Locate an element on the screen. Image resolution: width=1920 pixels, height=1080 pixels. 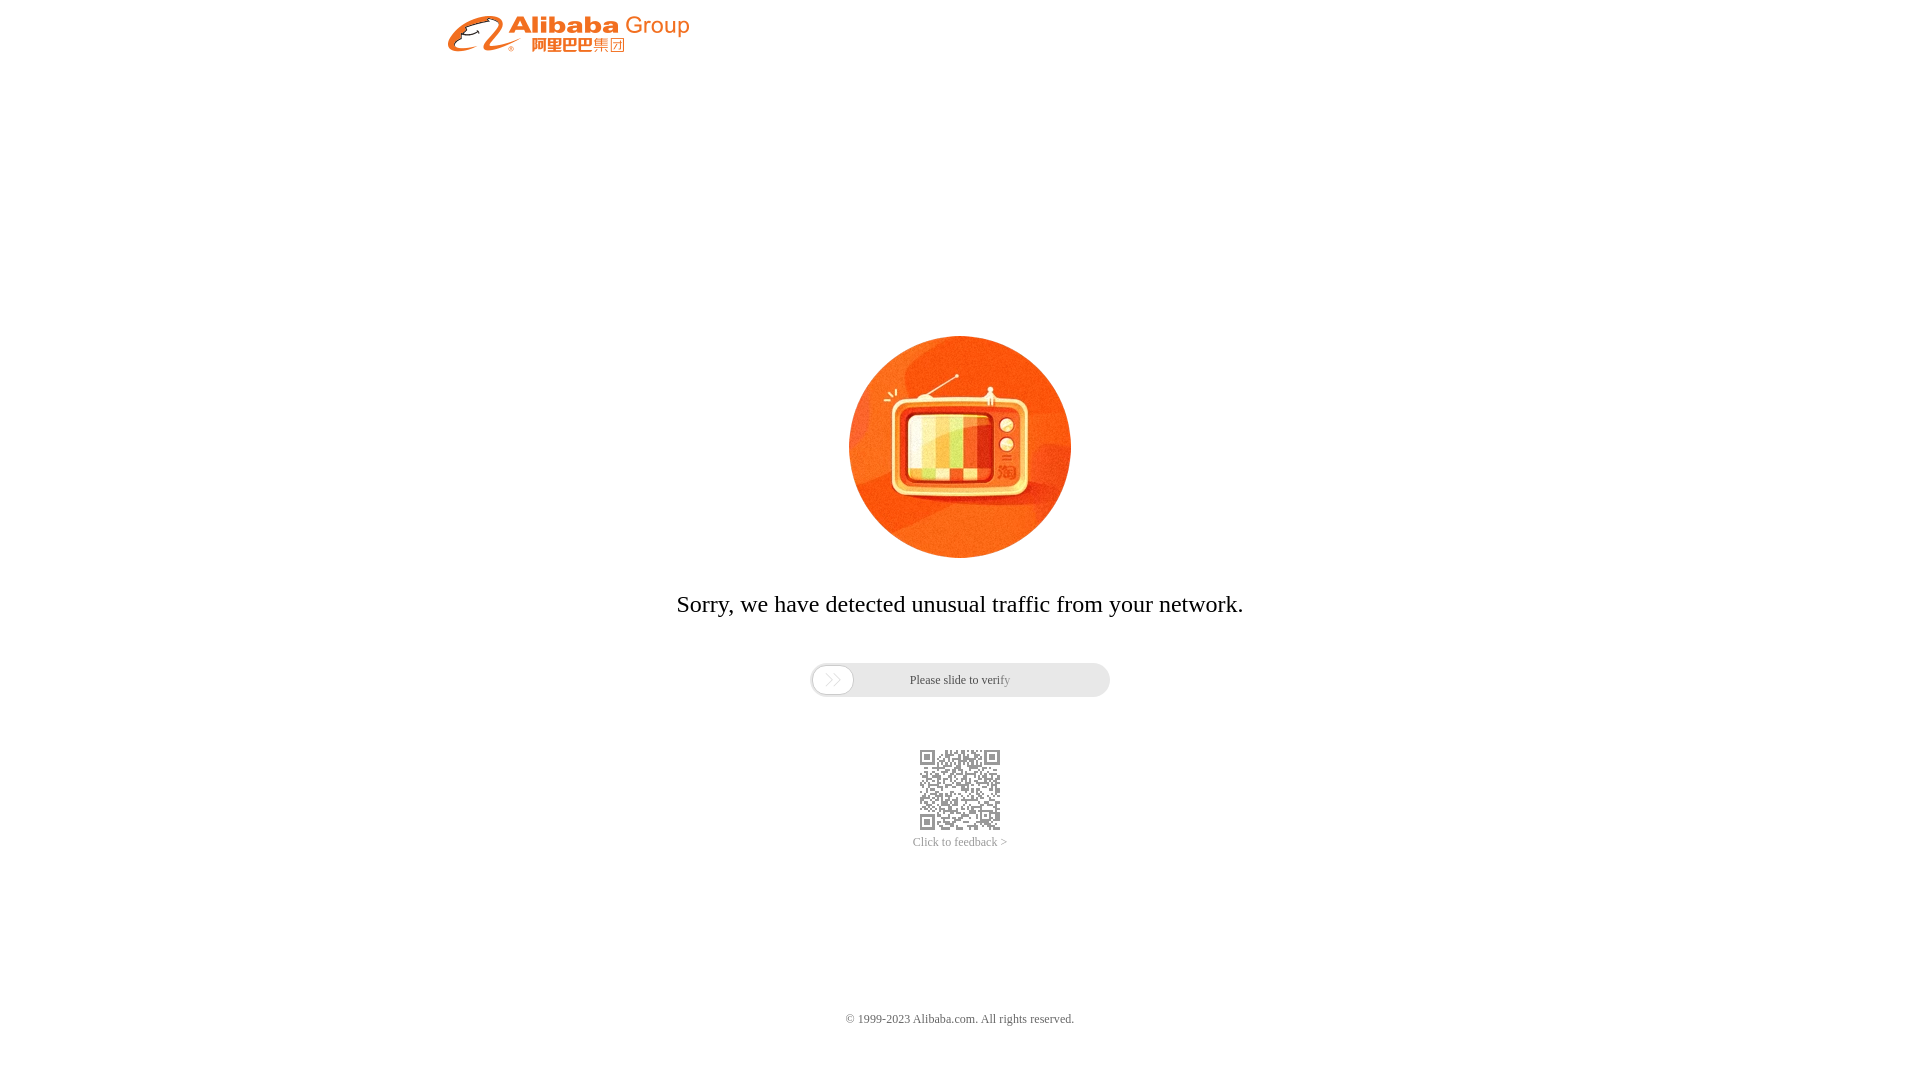
'Click to feedback >' is located at coordinates (960, 842).